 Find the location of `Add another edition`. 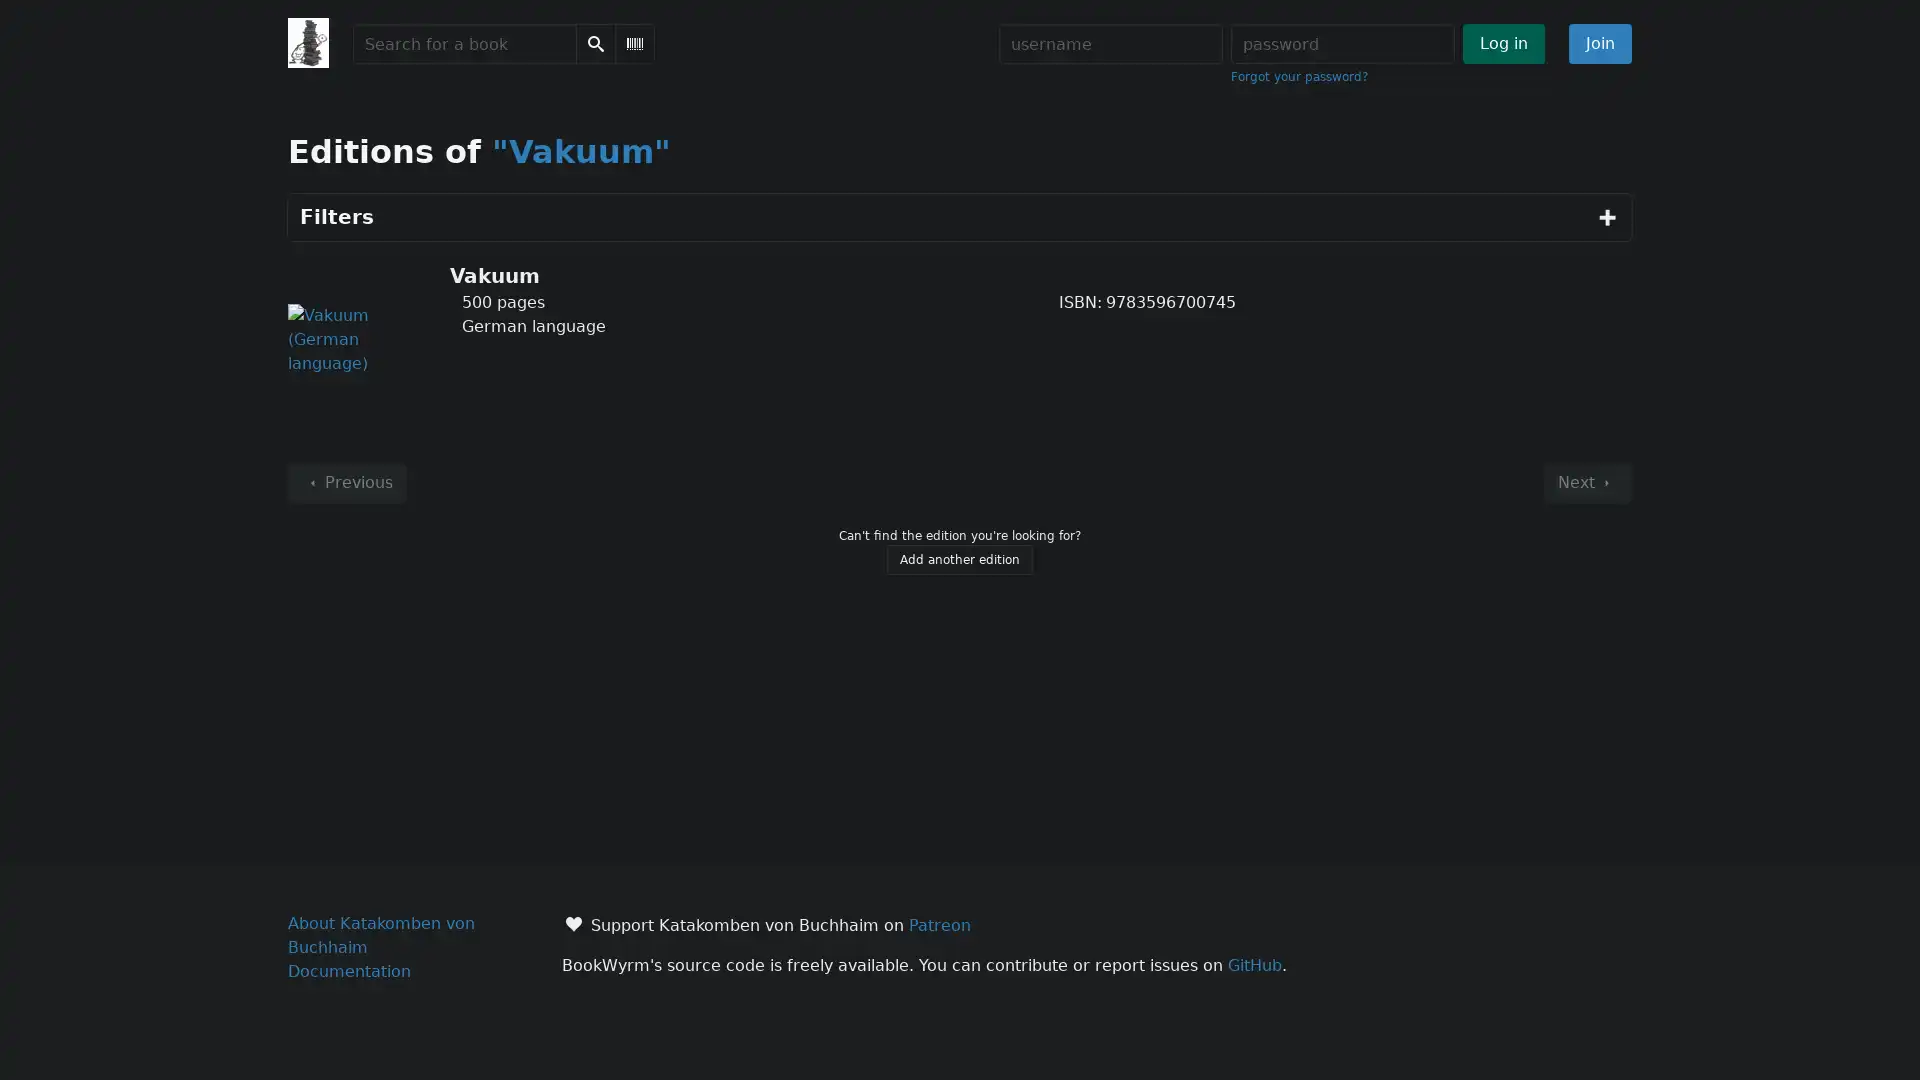

Add another edition is located at coordinates (960, 559).